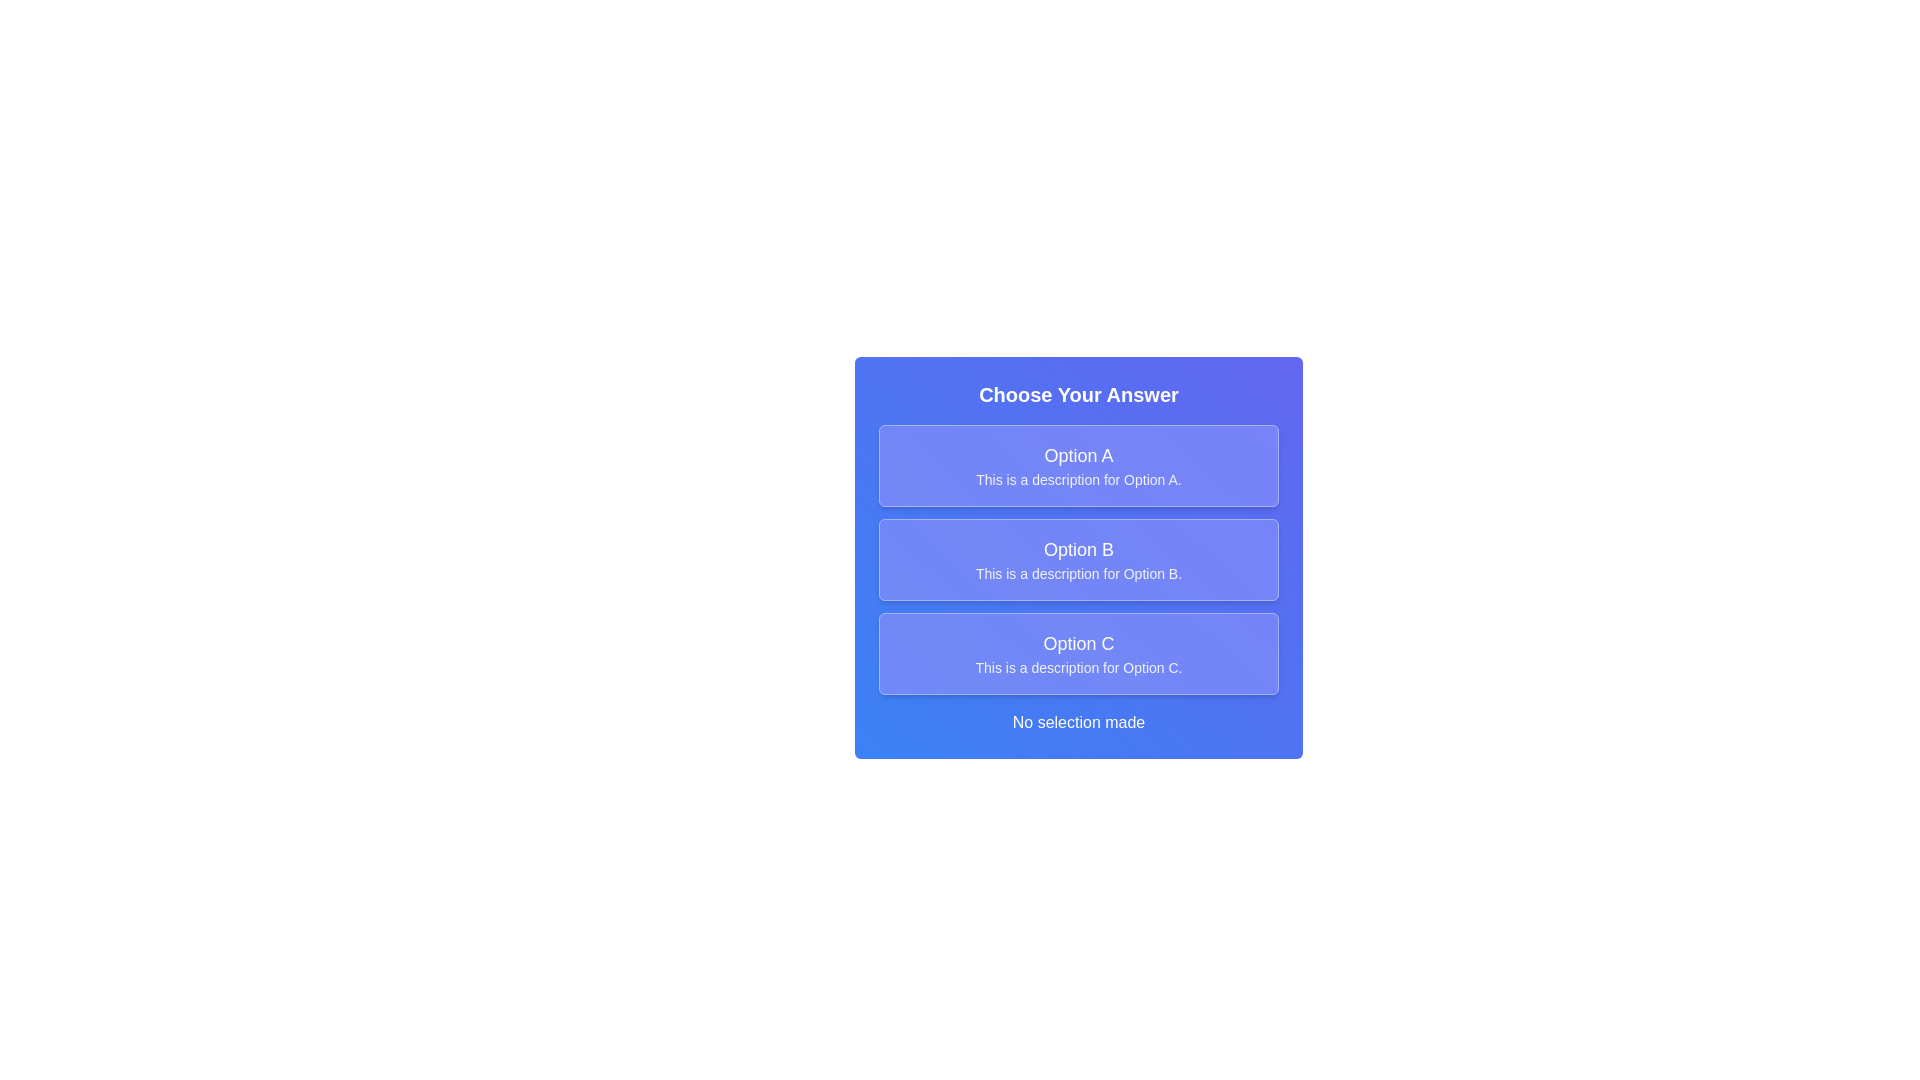  Describe the element at coordinates (1078, 654) in the screenshot. I see `the selectable option labeled 'Option C' in the list` at that location.